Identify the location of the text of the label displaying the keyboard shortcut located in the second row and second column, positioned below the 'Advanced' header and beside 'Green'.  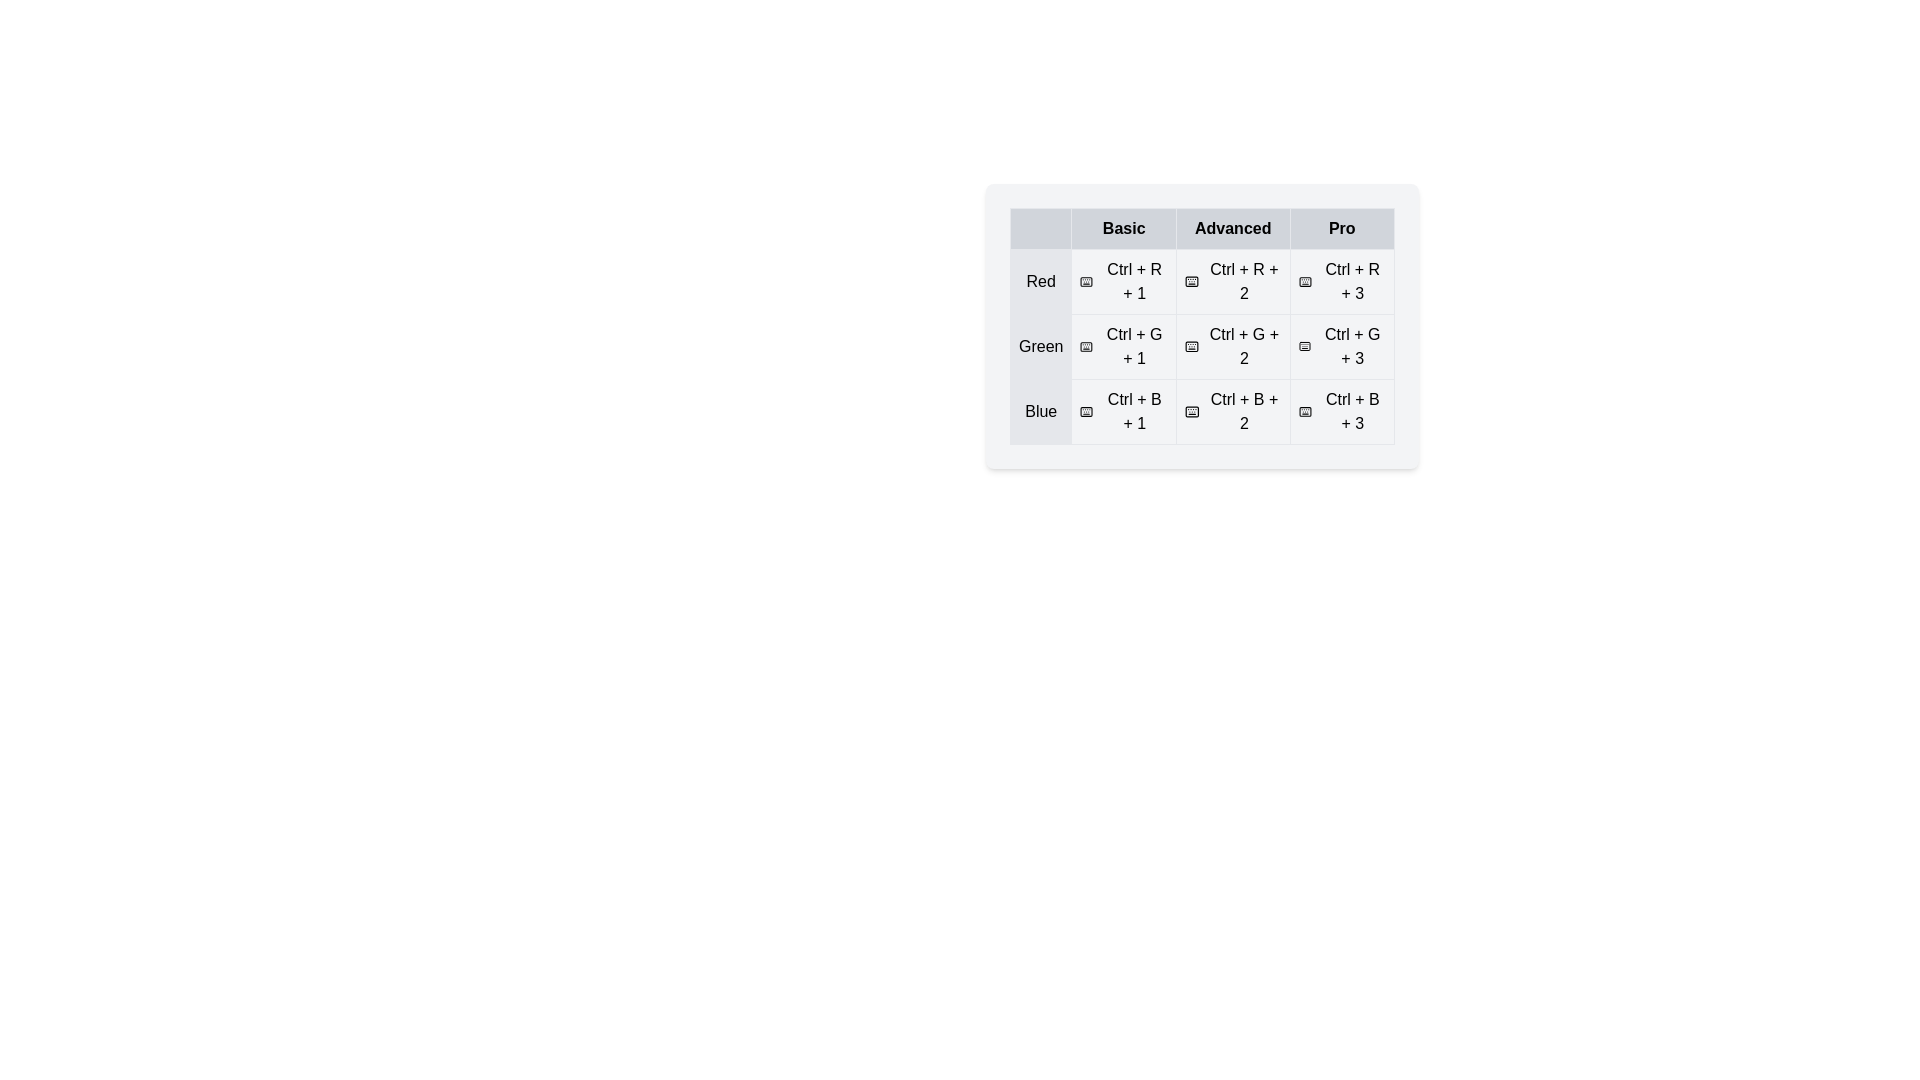
(1201, 346).